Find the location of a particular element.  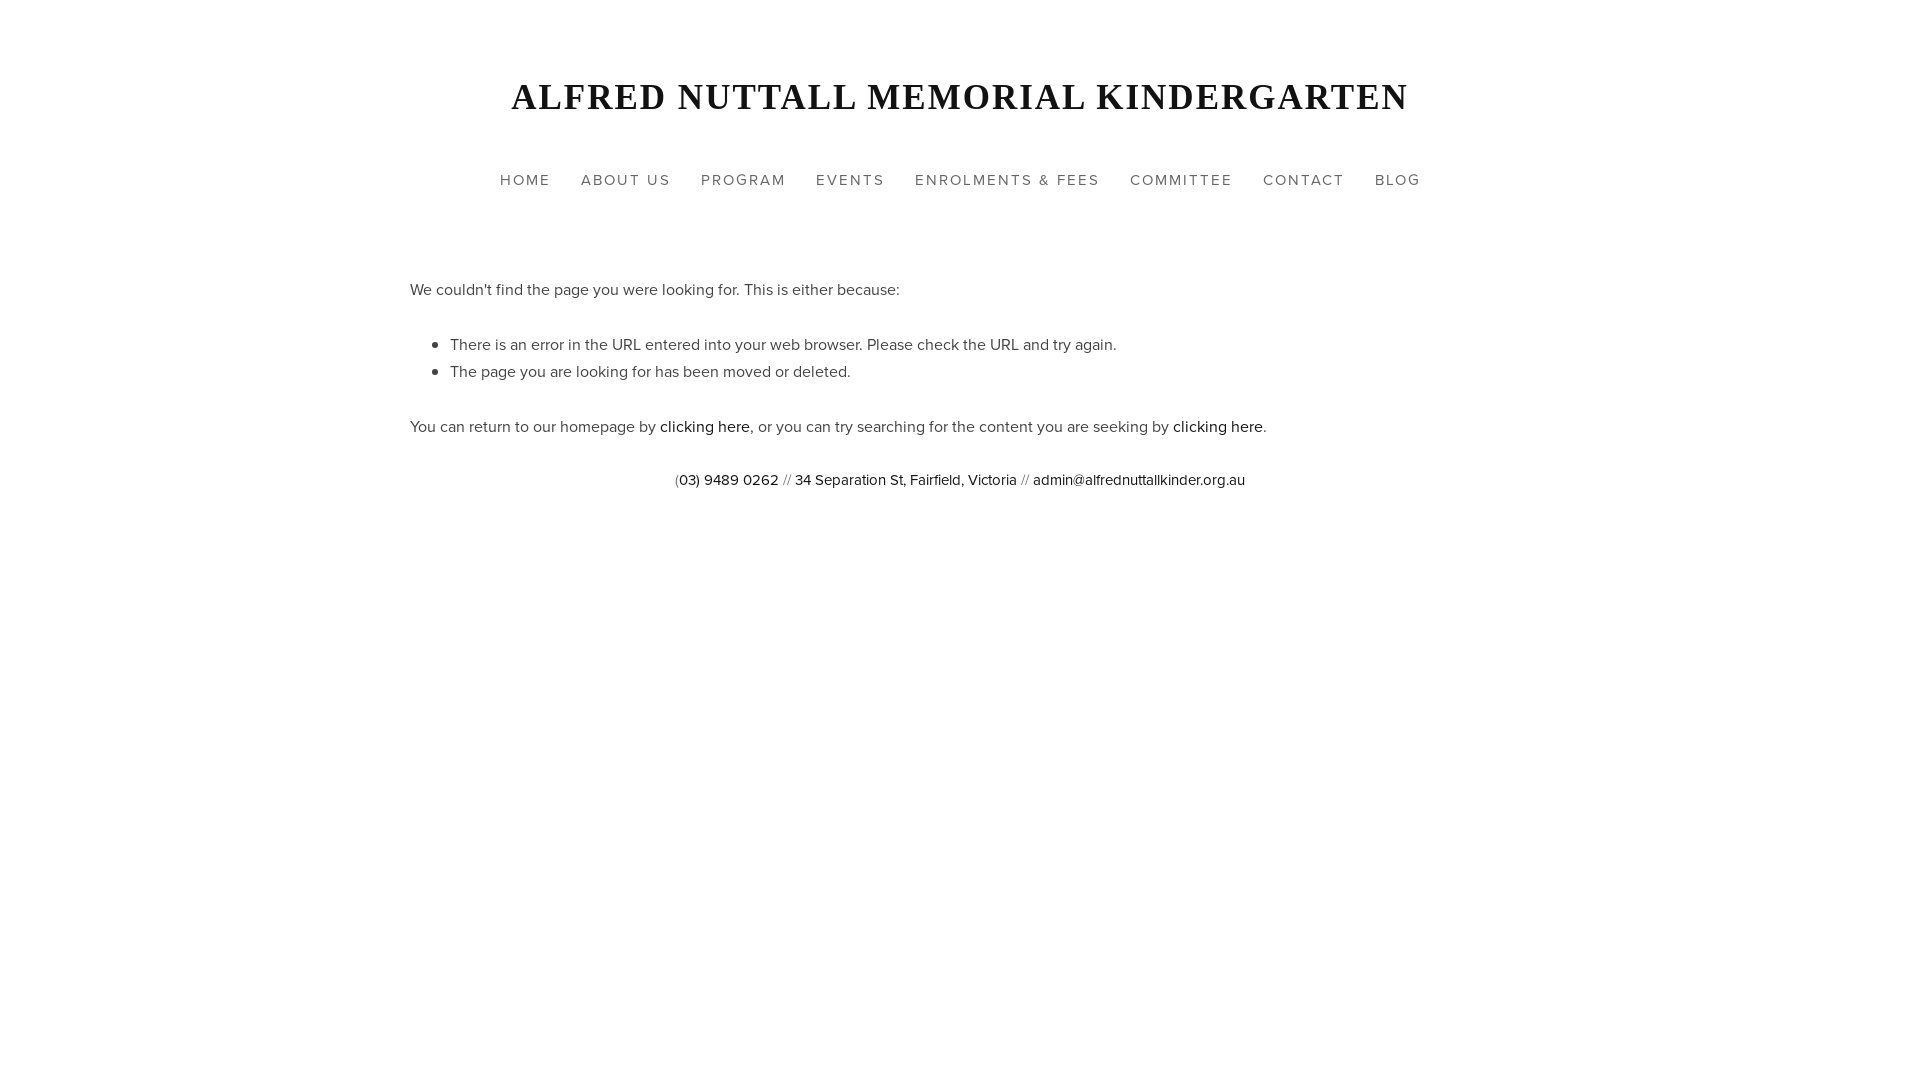

'COMMITTEE' is located at coordinates (1181, 180).